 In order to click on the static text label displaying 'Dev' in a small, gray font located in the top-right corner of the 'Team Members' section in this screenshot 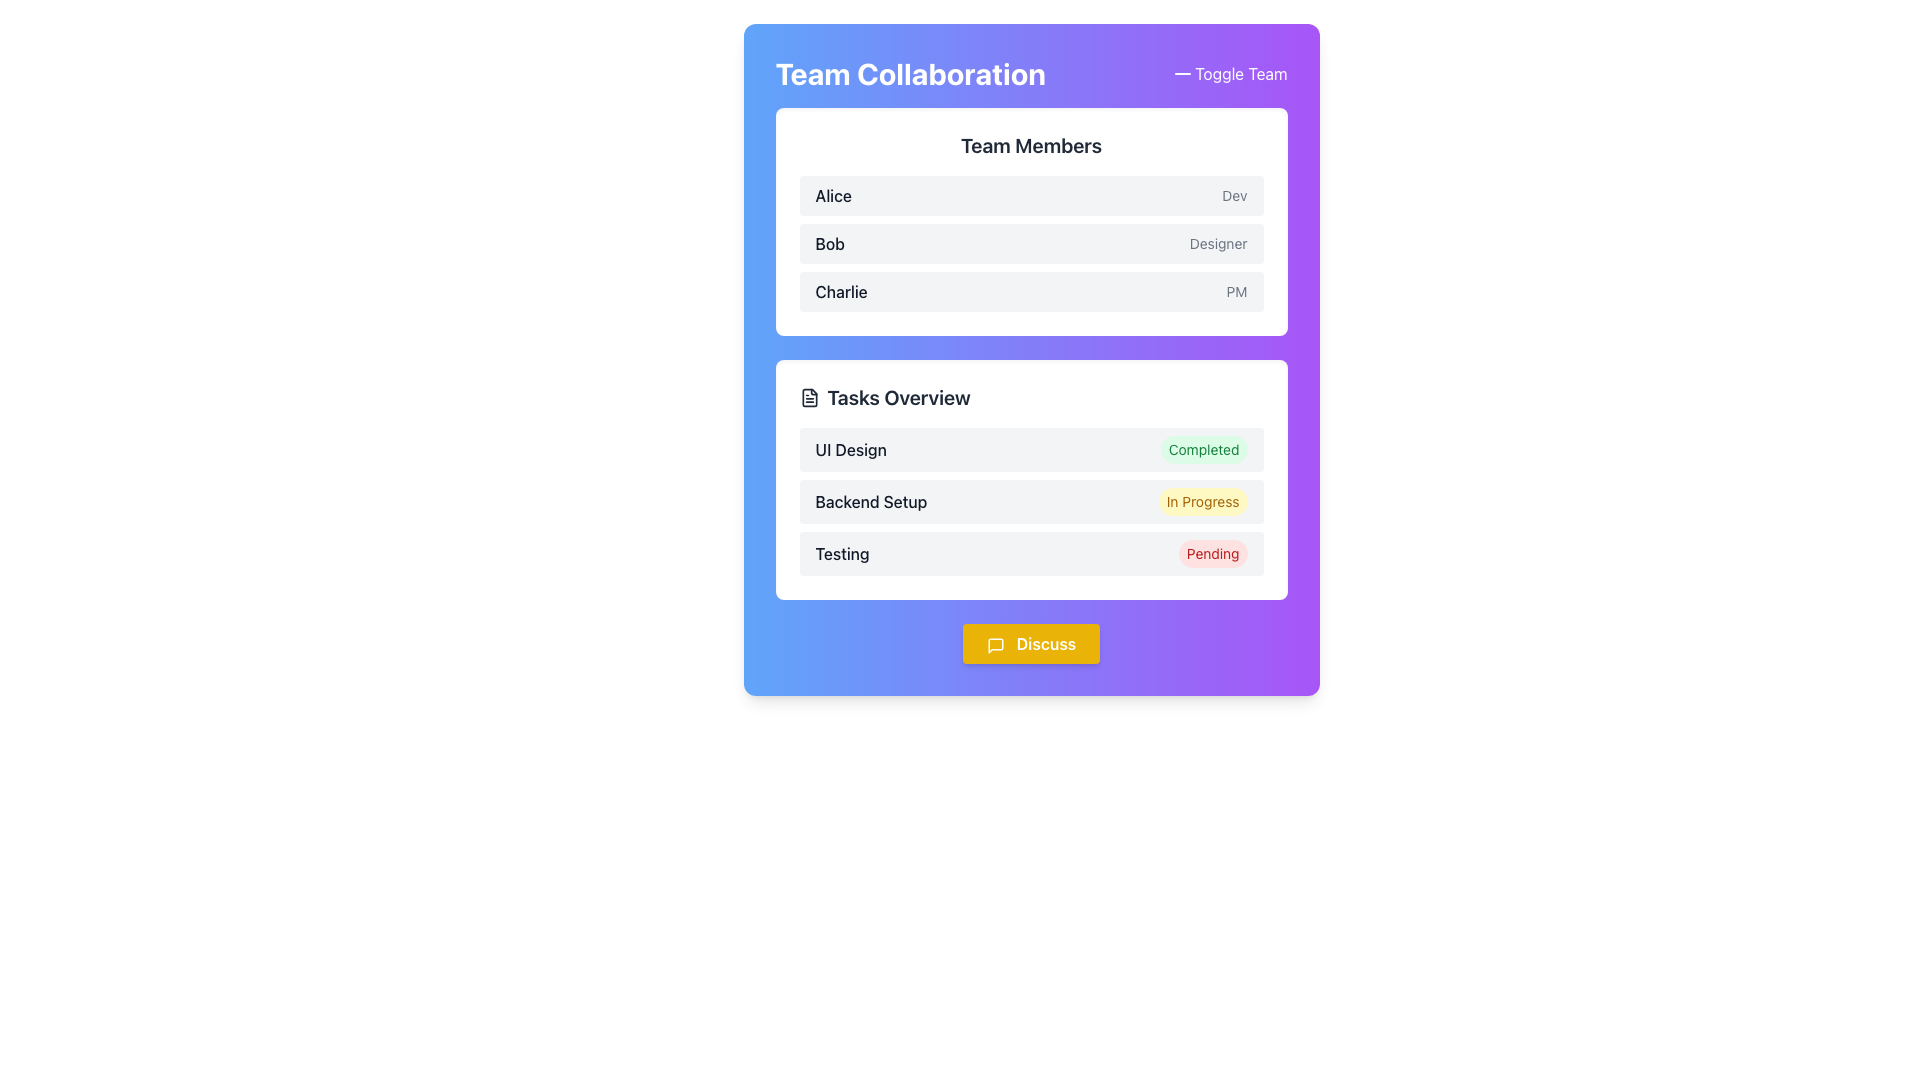, I will do `click(1233, 196)`.